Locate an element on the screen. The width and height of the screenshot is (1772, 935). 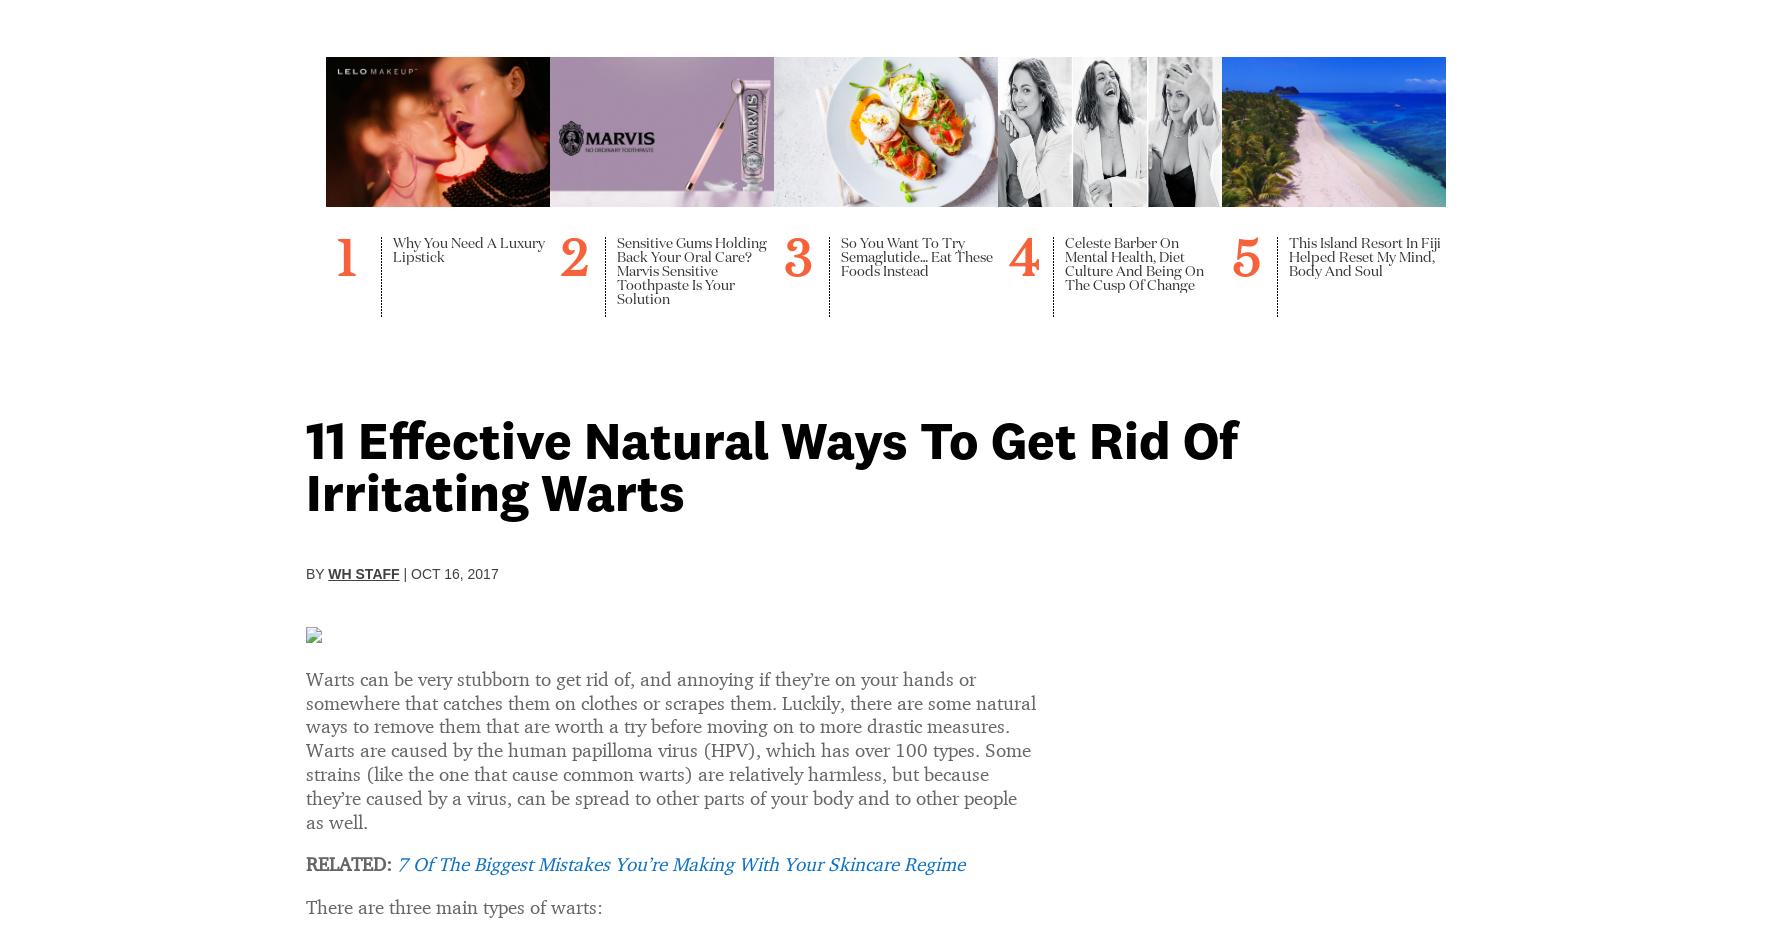
'Health' is located at coordinates (754, 440).